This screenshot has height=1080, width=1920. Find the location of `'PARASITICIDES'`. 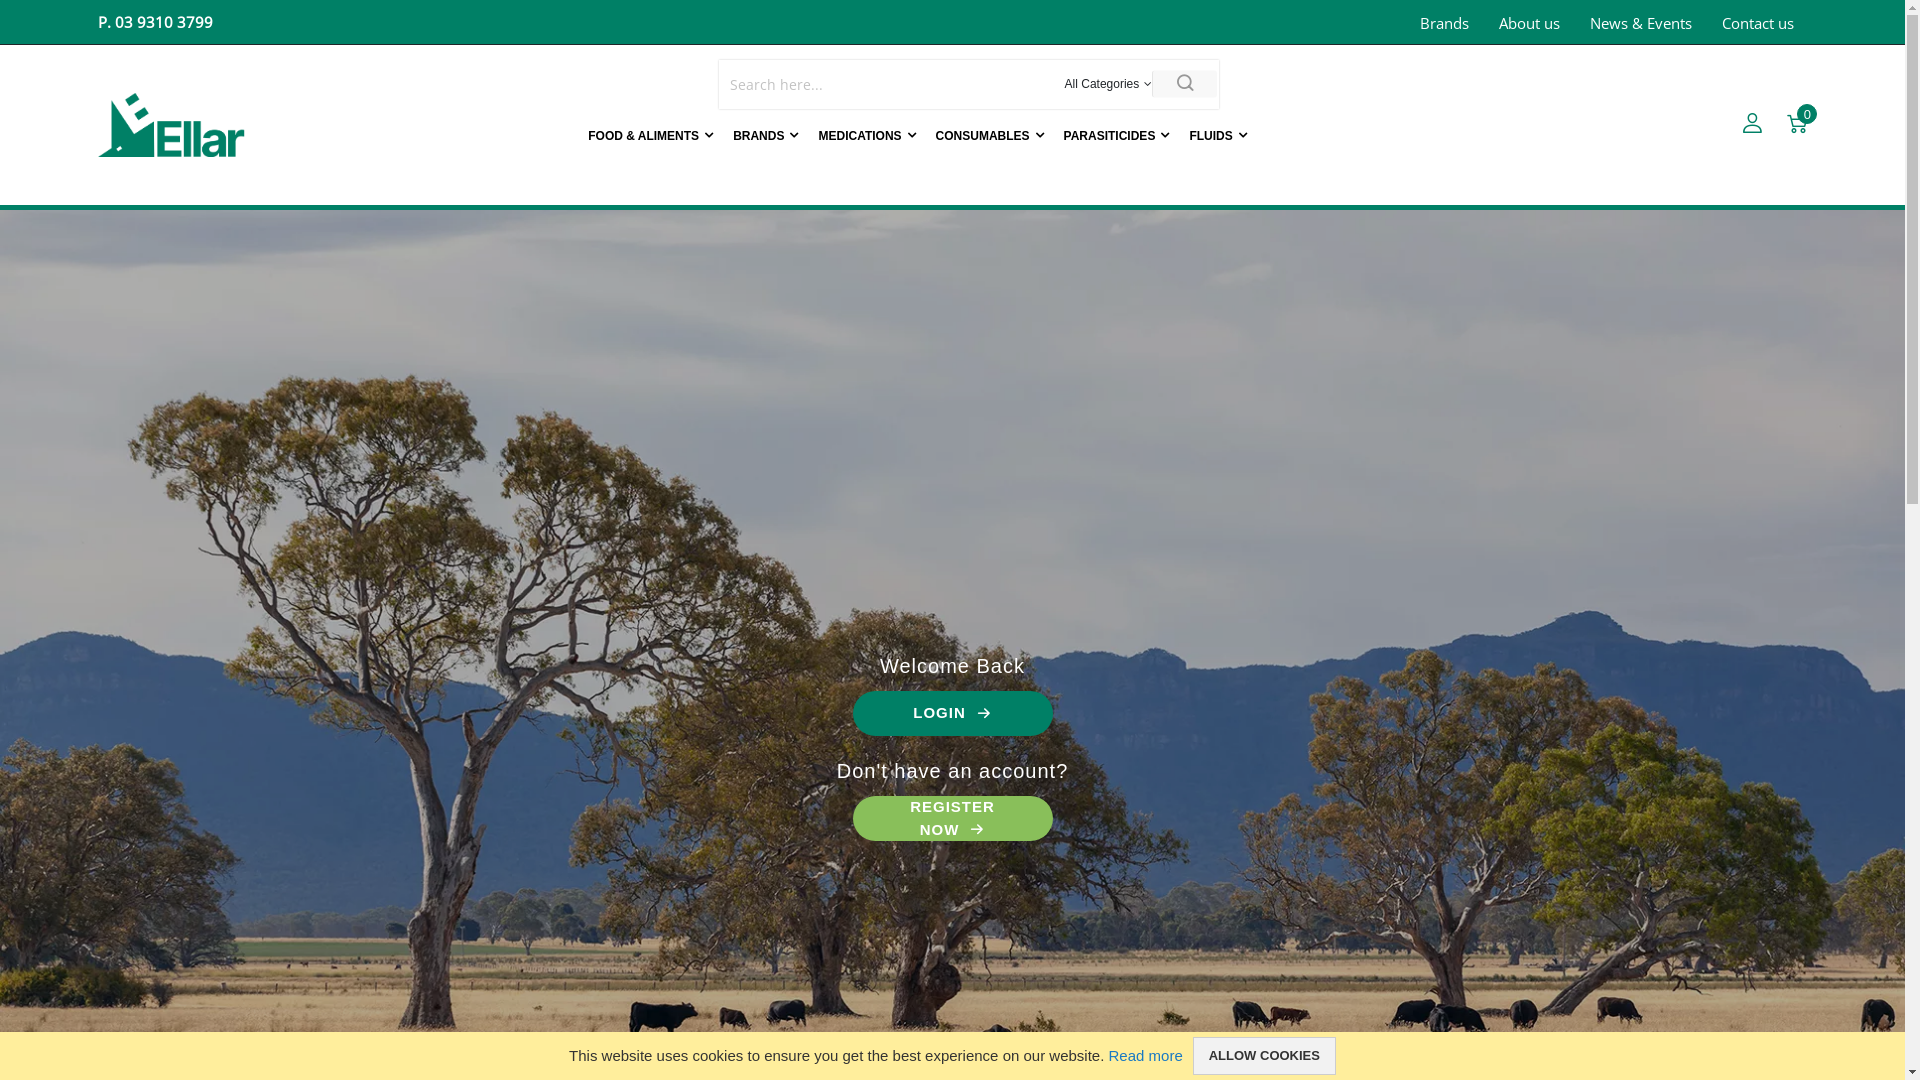

'PARASITICIDES' is located at coordinates (1116, 135).